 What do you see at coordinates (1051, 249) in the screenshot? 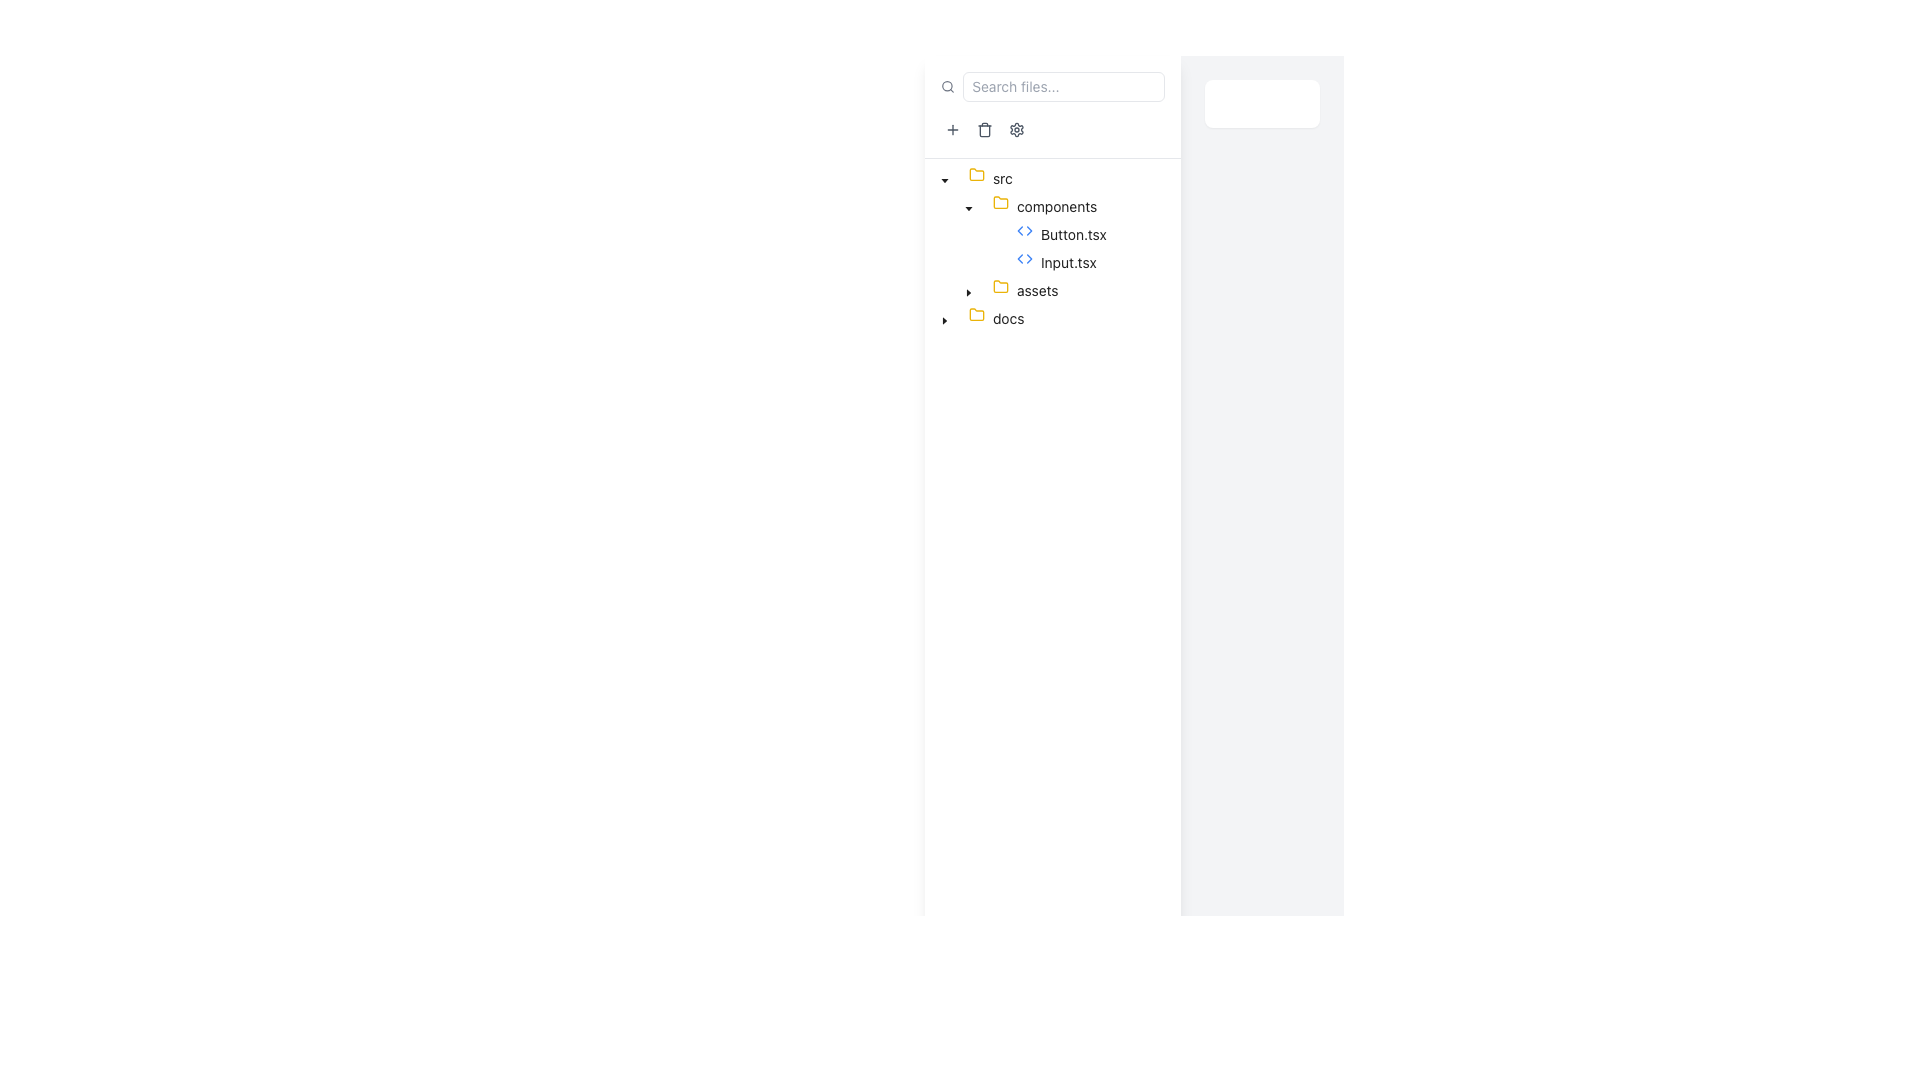
I see `to select the file named 'Input.tsx' in the directory tree structure located within the components folder` at bounding box center [1051, 249].